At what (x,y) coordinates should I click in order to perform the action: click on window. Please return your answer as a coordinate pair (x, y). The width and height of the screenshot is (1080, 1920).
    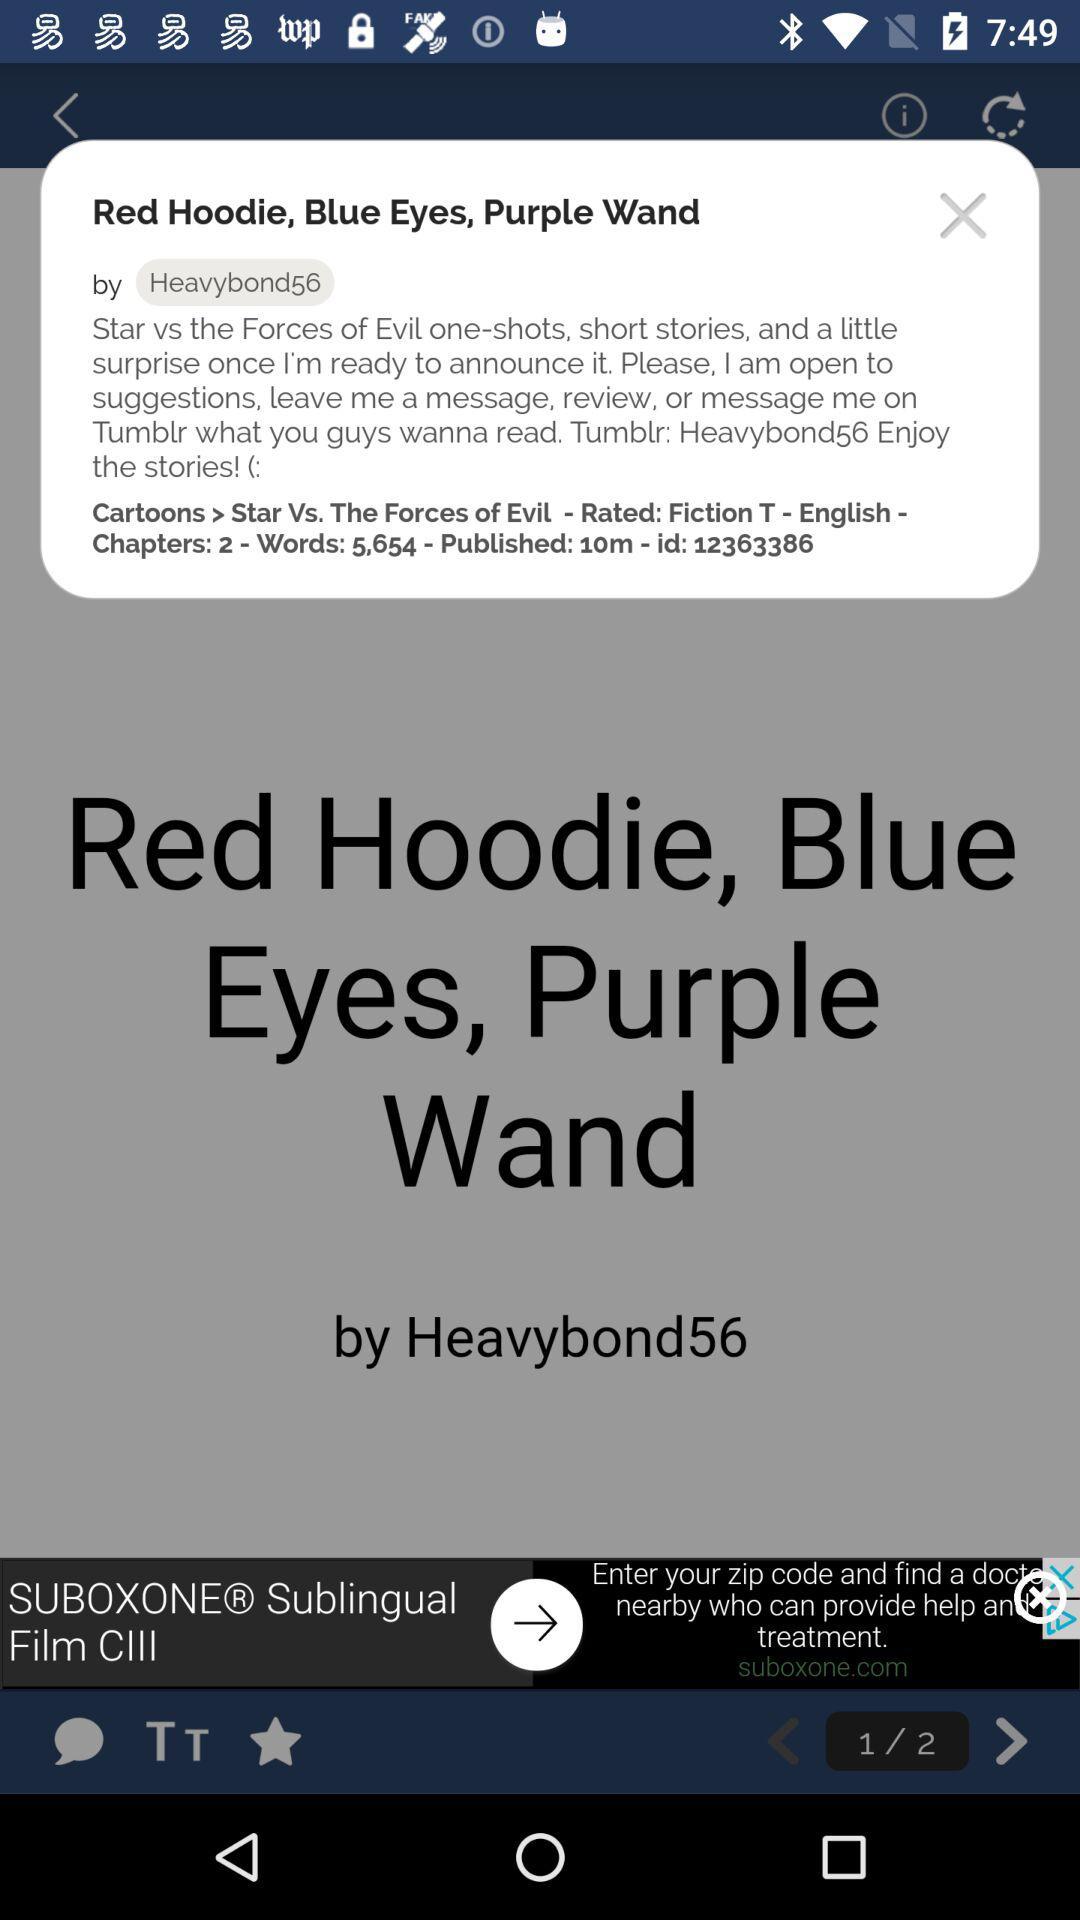
    Looking at the image, I should click on (963, 217).